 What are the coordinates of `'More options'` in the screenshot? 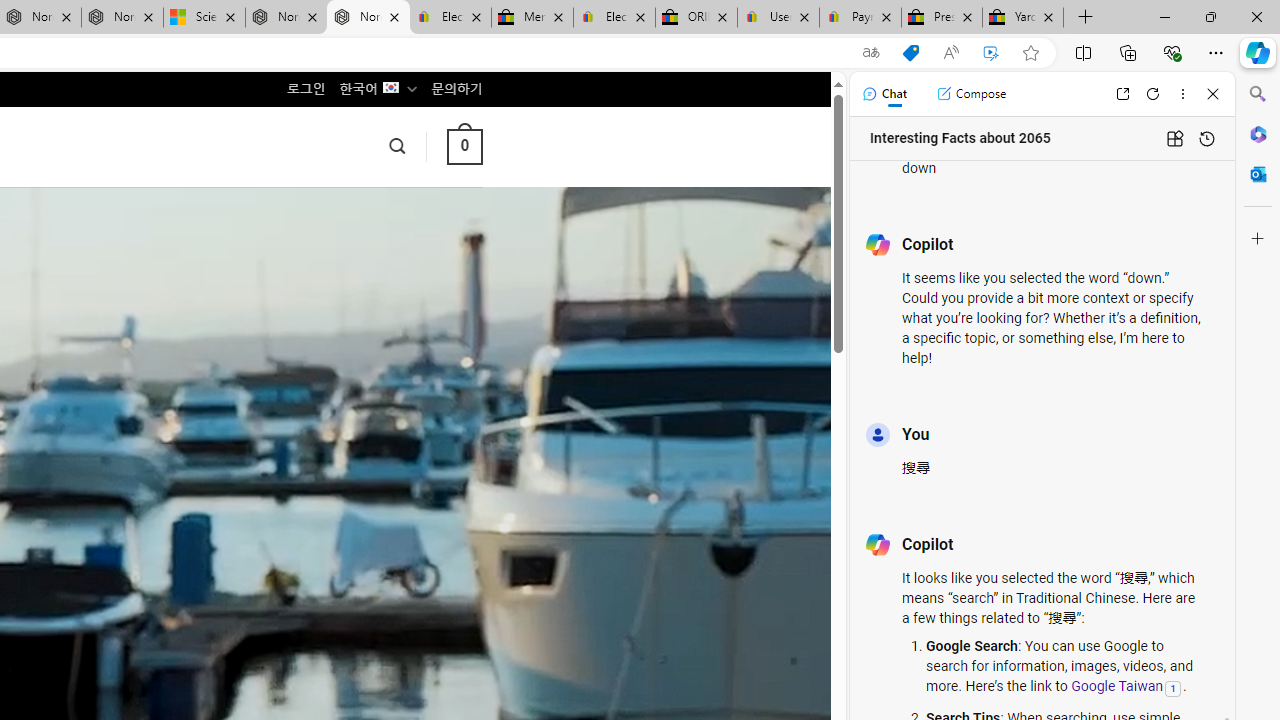 It's located at (1182, 93).